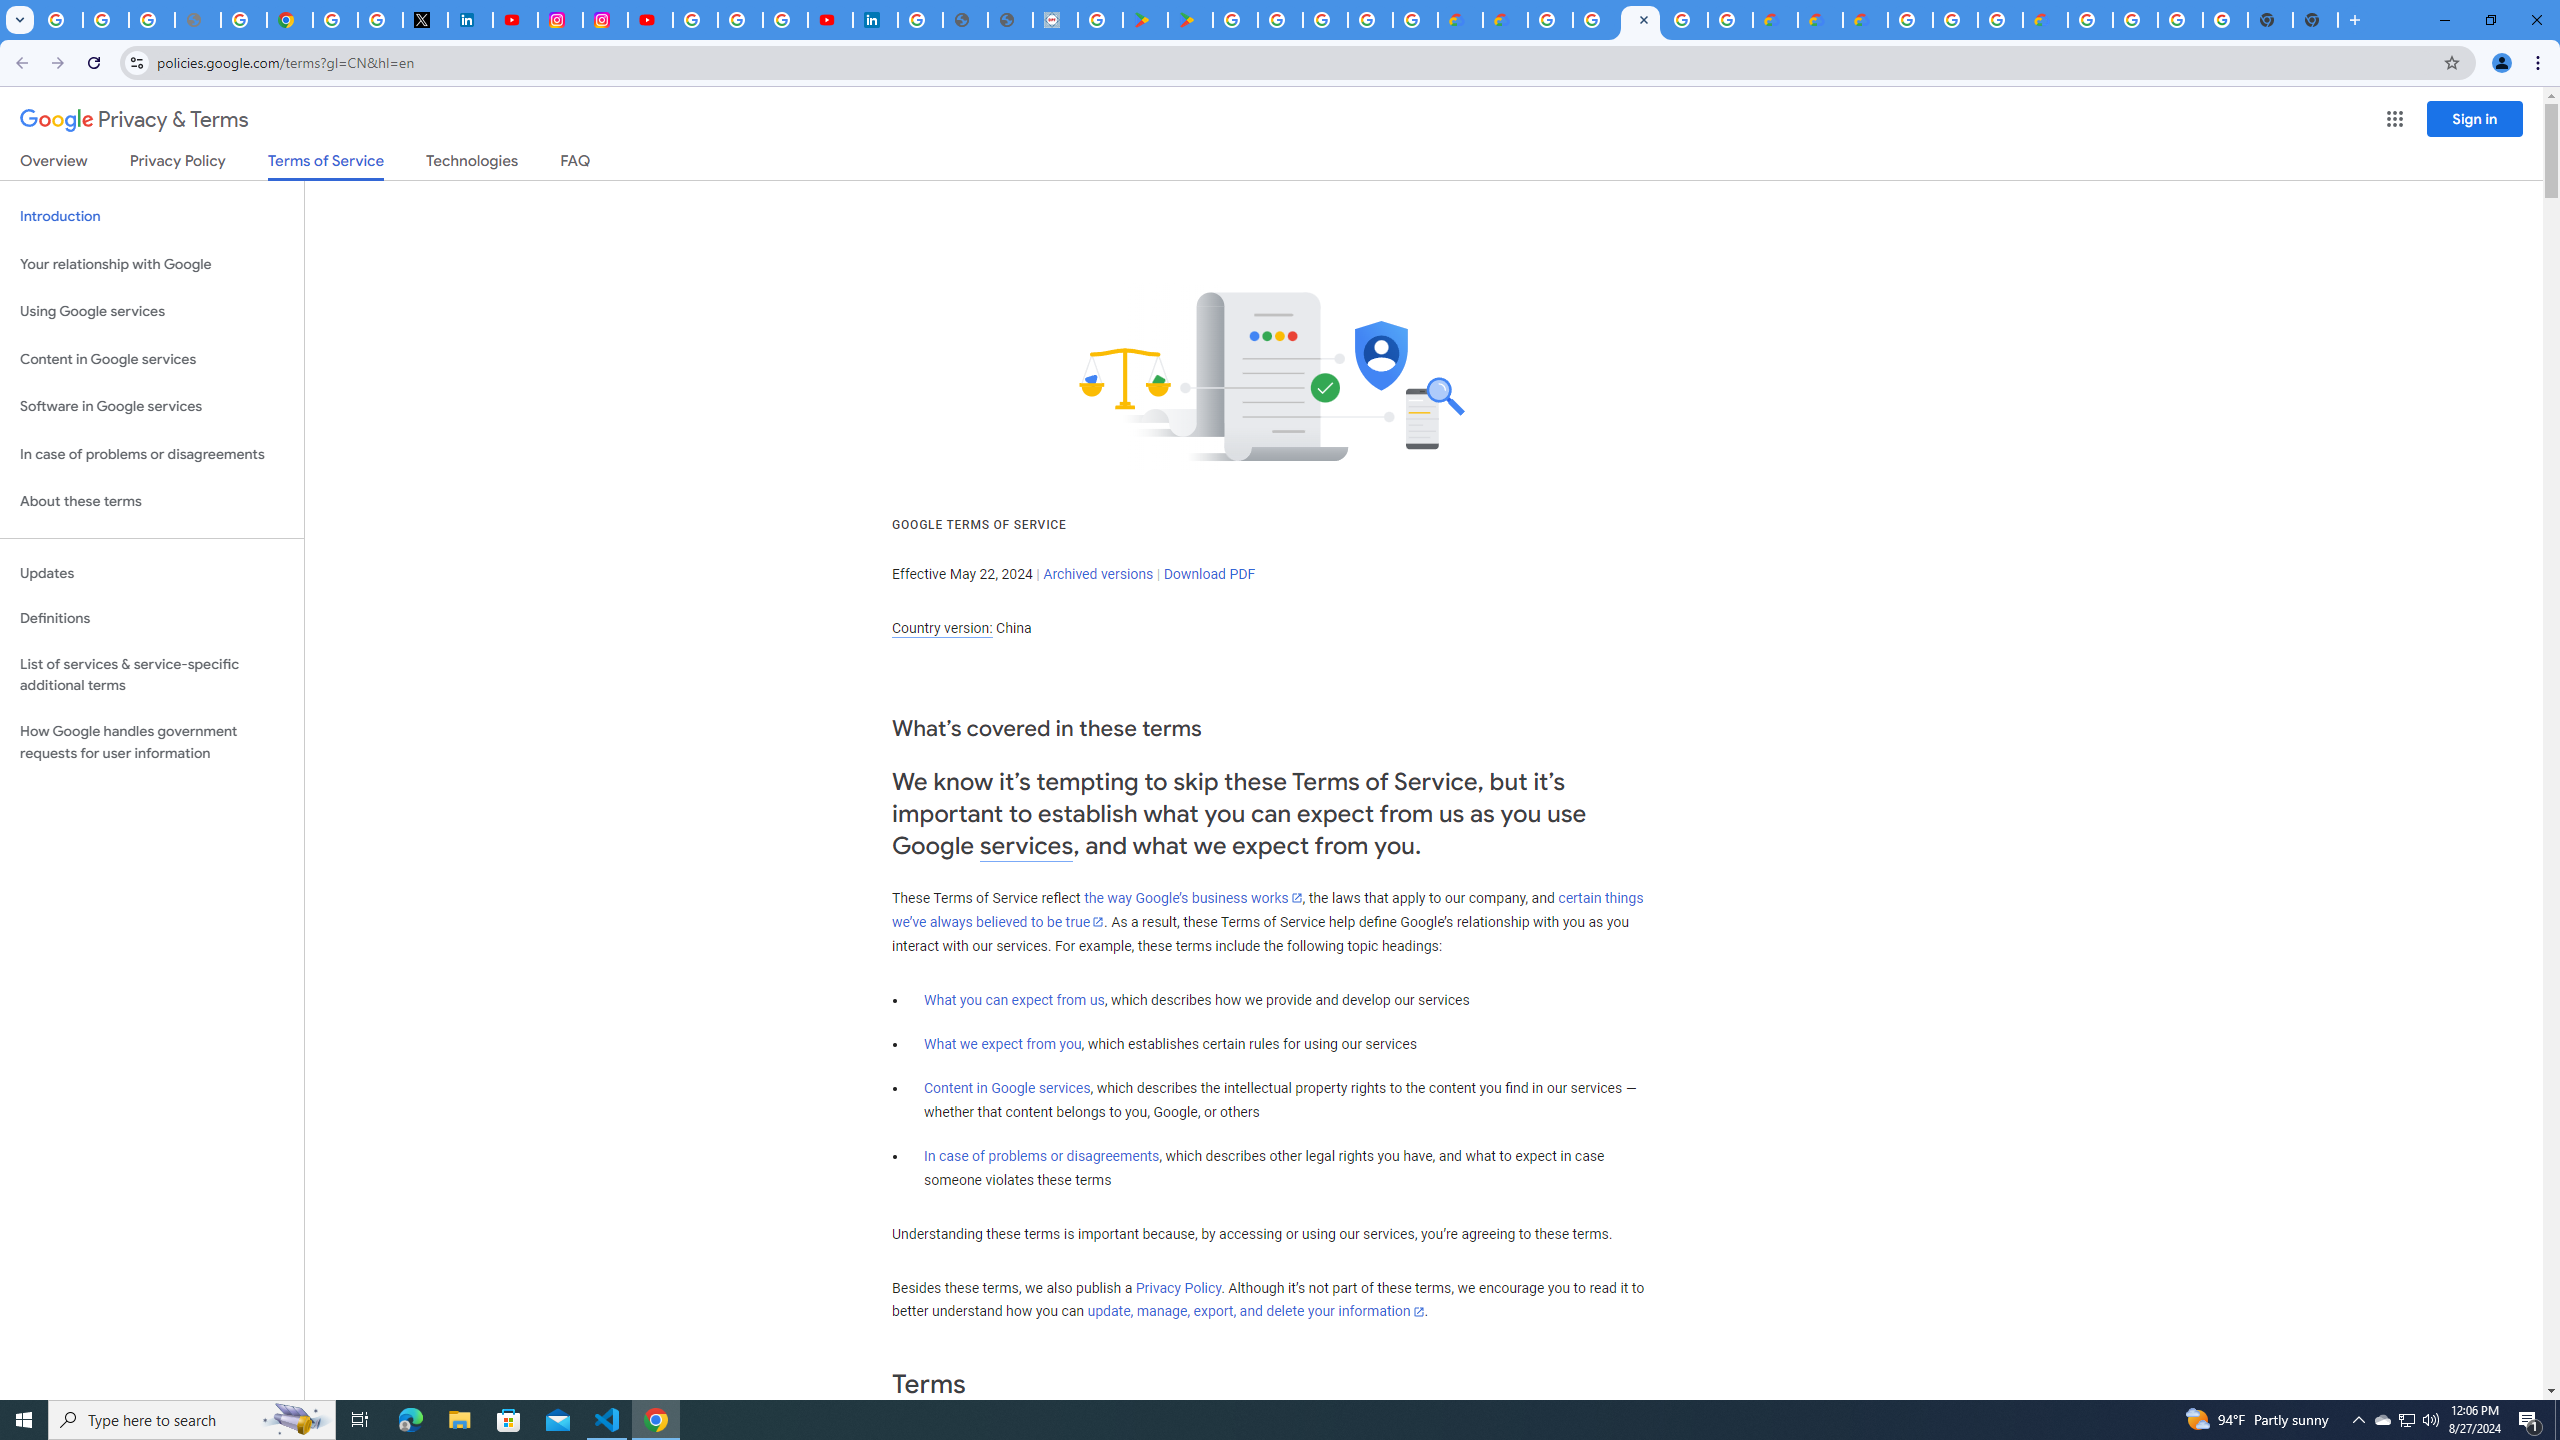 Image resolution: width=2560 pixels, height=1440 pixels. What do you see at coordinates (1008, 19) in the screenshot?
I see `'User Details'` at bounding box center [1008, 19].